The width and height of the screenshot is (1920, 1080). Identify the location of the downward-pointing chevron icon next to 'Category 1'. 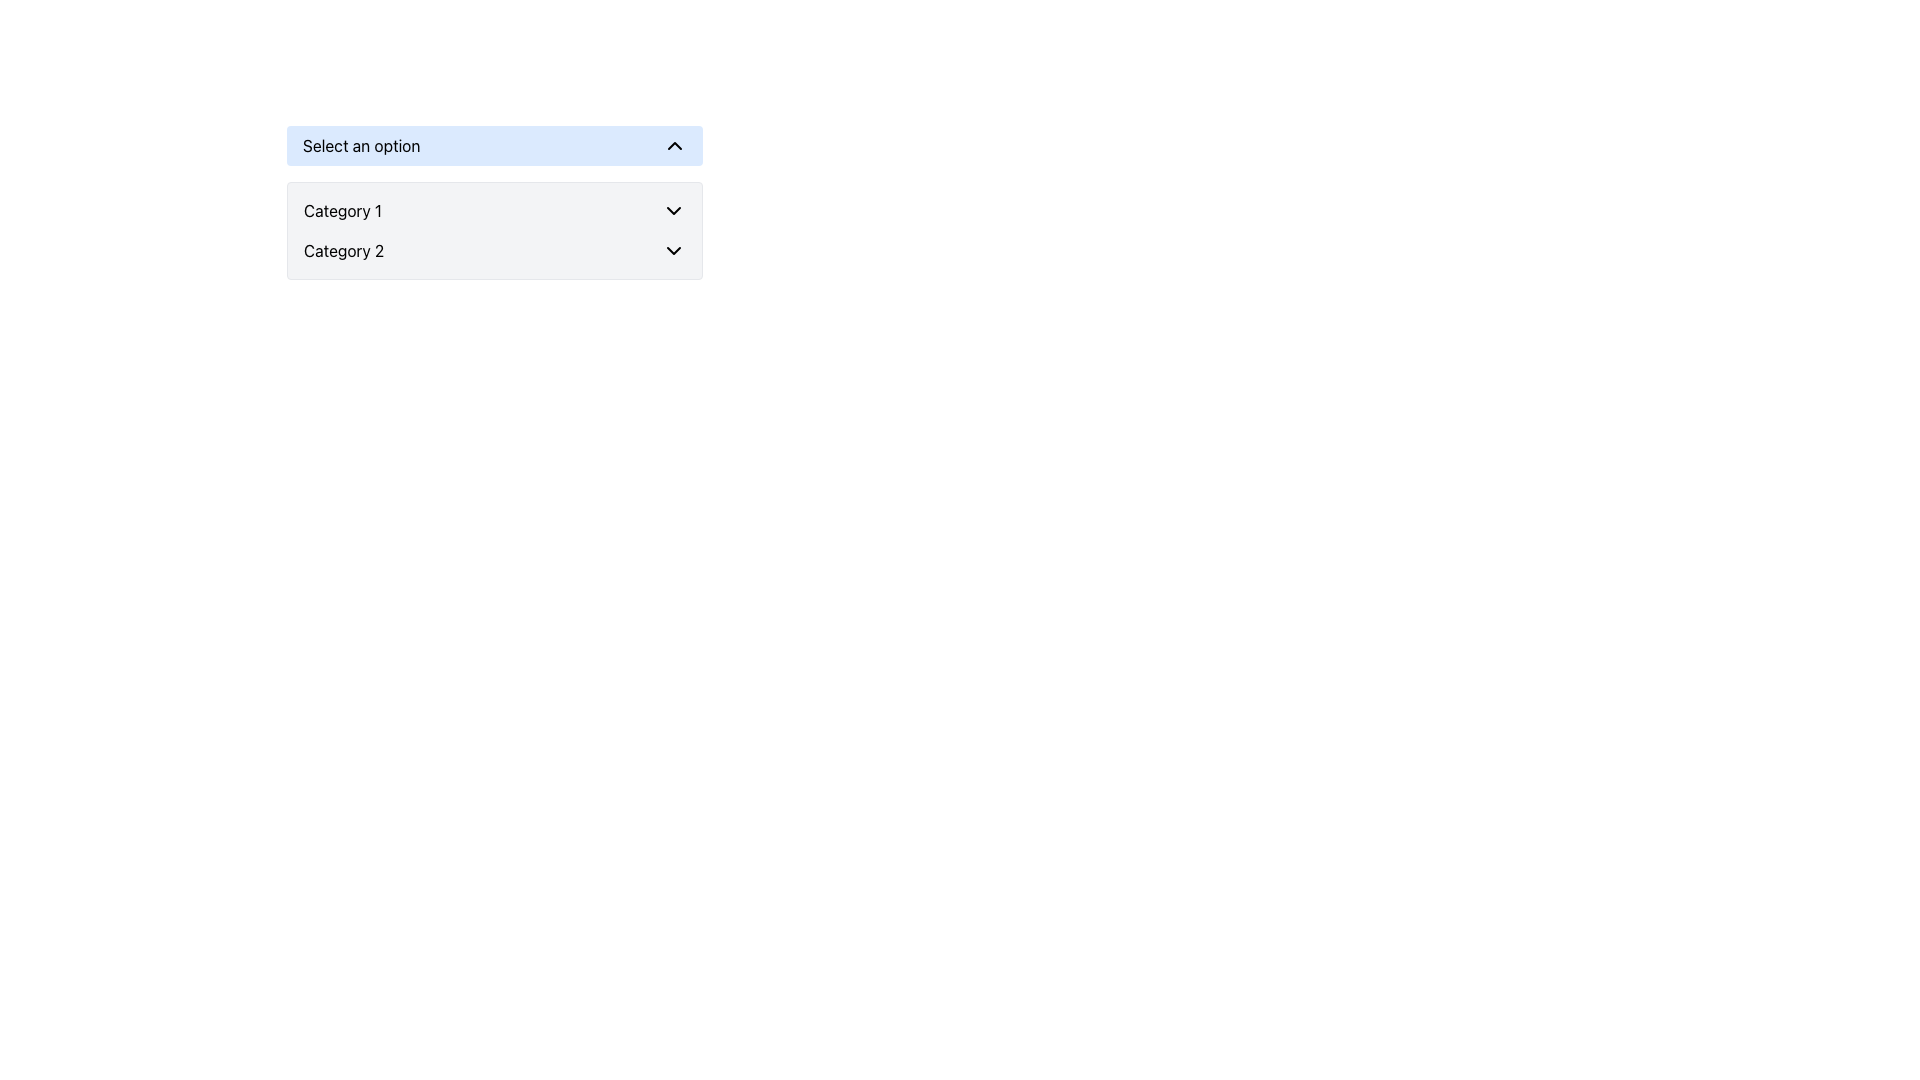
(673, 211).